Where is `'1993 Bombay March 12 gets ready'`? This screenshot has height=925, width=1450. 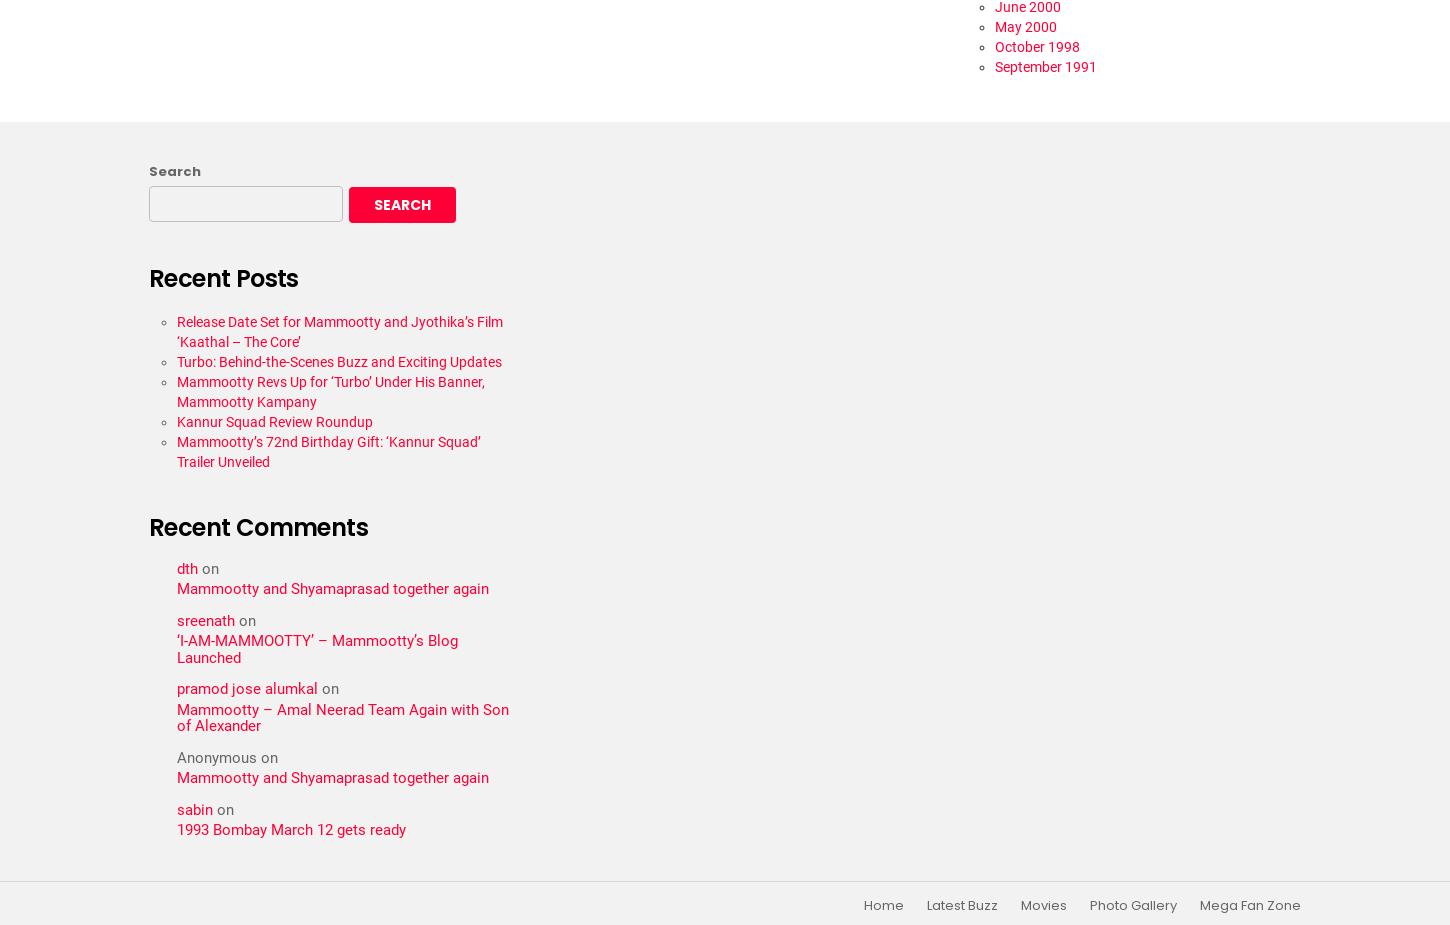 '1993 Bombay March 12 gets ready' is located at coordinates (291, 830).